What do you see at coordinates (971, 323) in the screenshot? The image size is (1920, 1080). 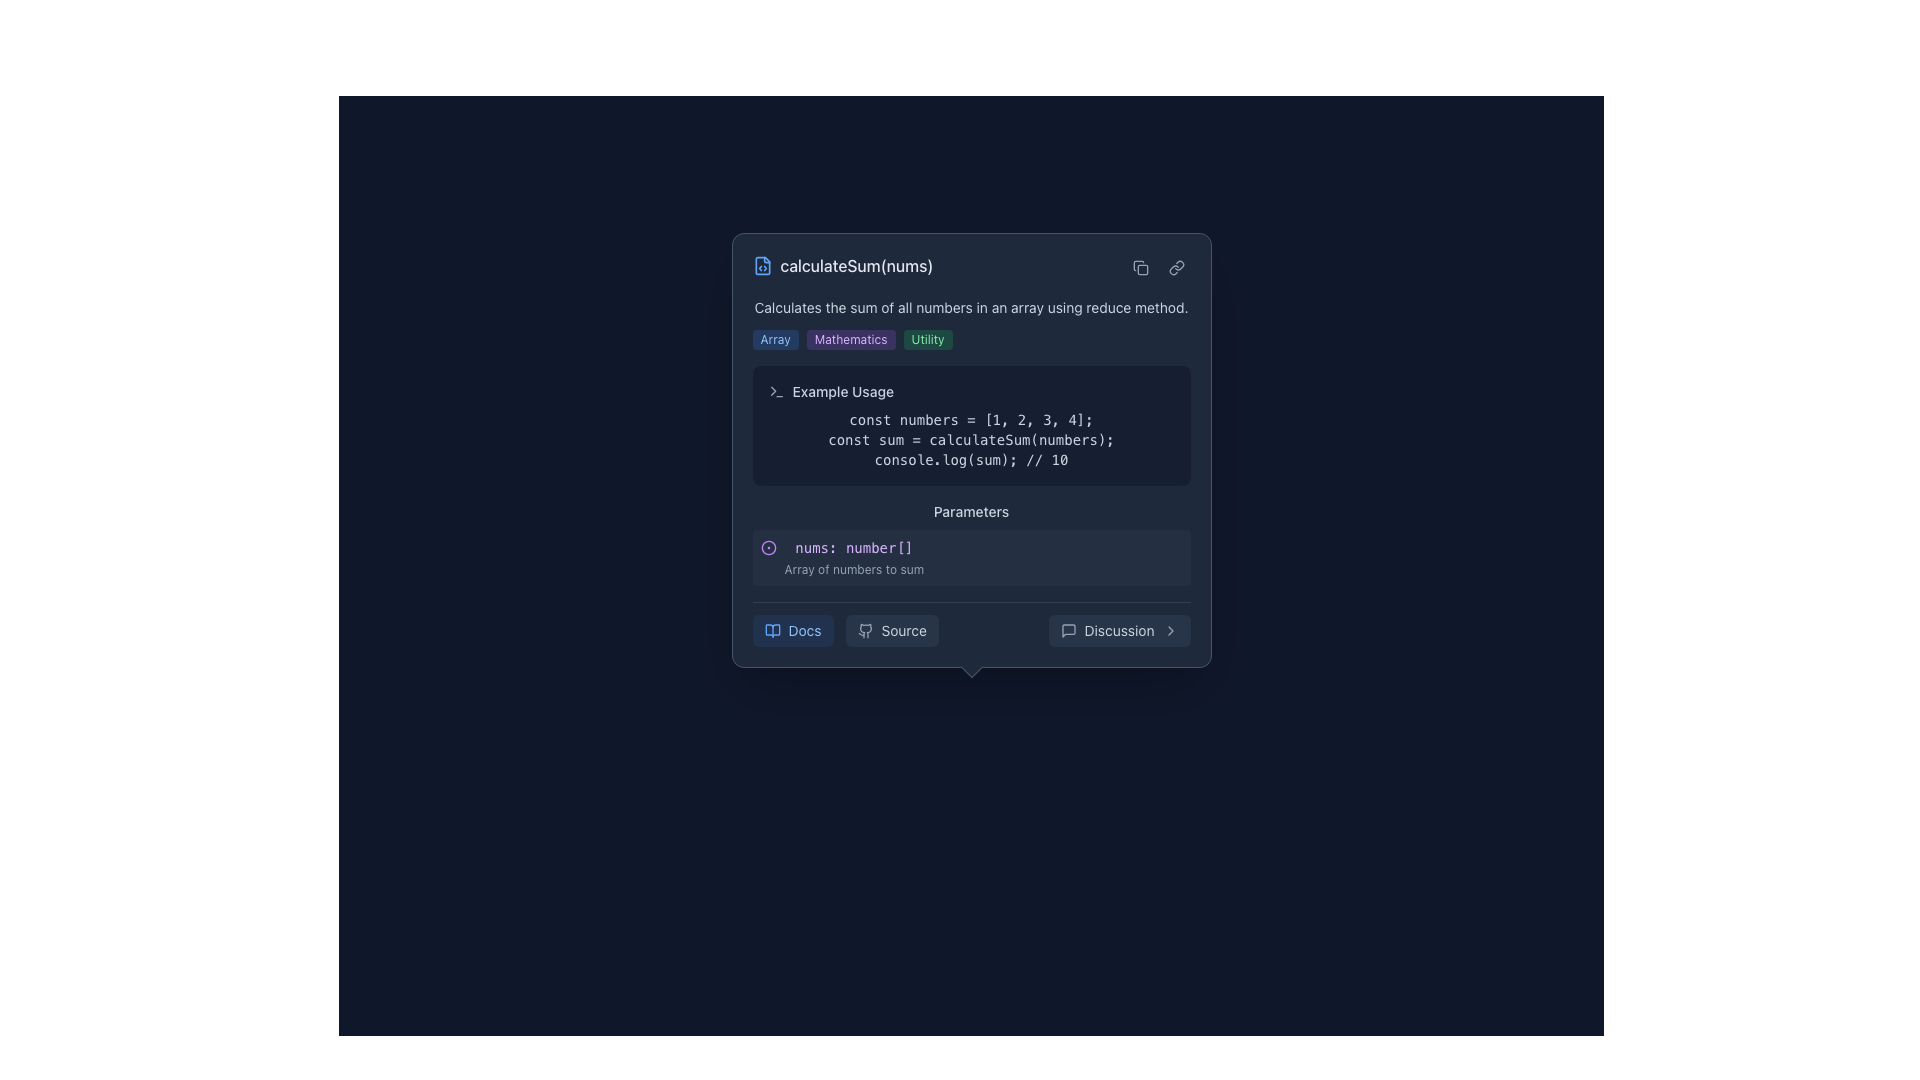 I see `the text block that states 'Calculates the sum of all numbers in an array` at bounding box center [971, 323].